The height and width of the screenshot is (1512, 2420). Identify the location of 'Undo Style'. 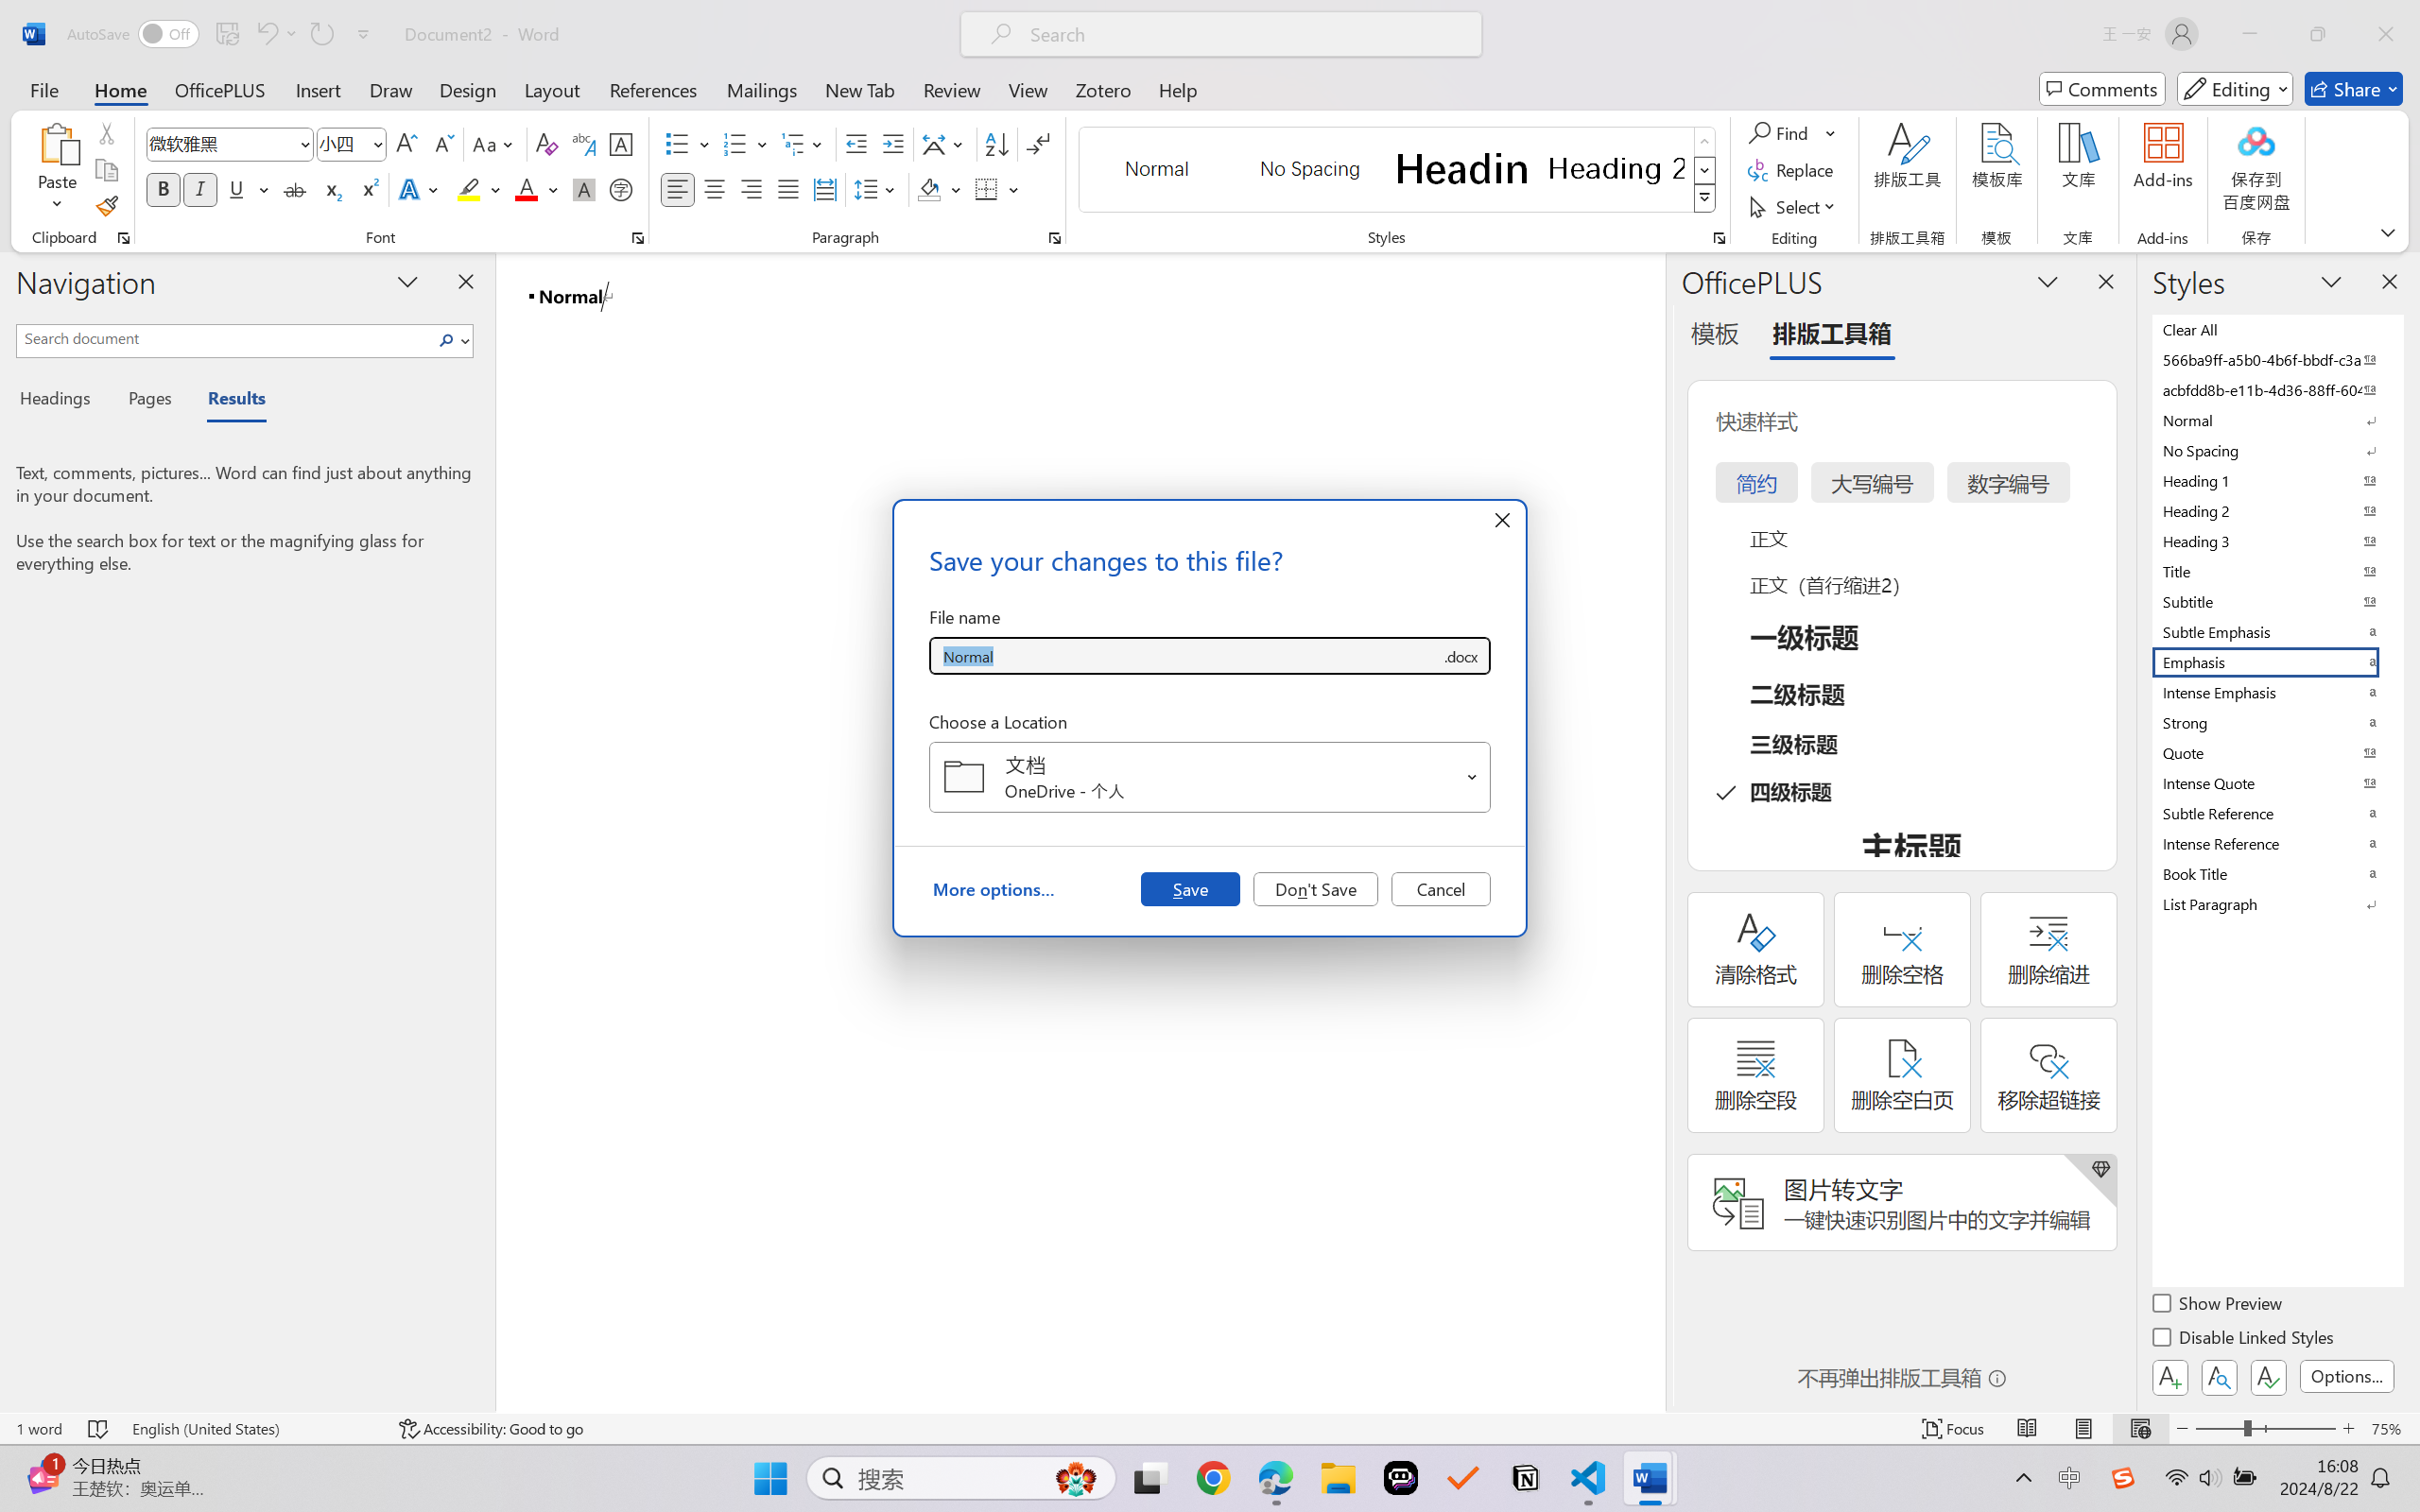
(274, 33).